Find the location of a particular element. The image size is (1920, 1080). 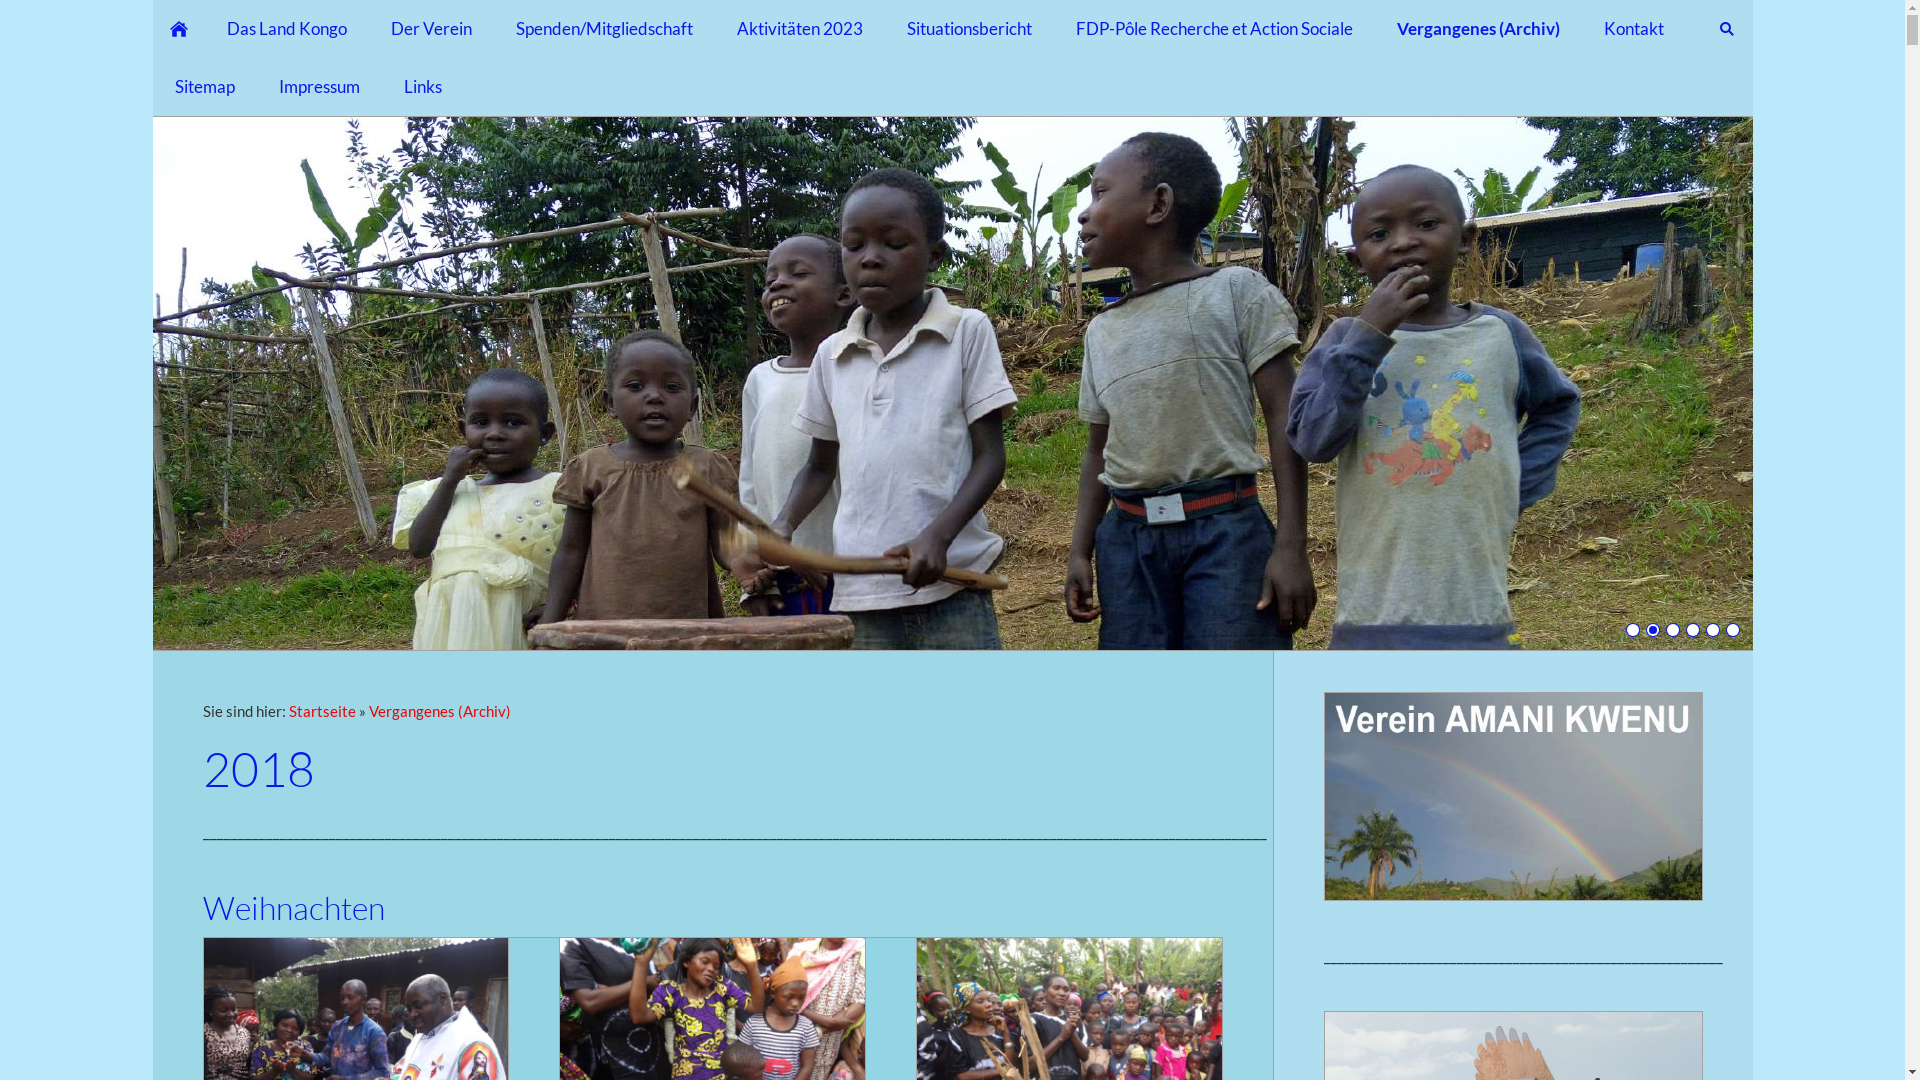

'Das Land Kongo' is located at coordinates (285, 29).